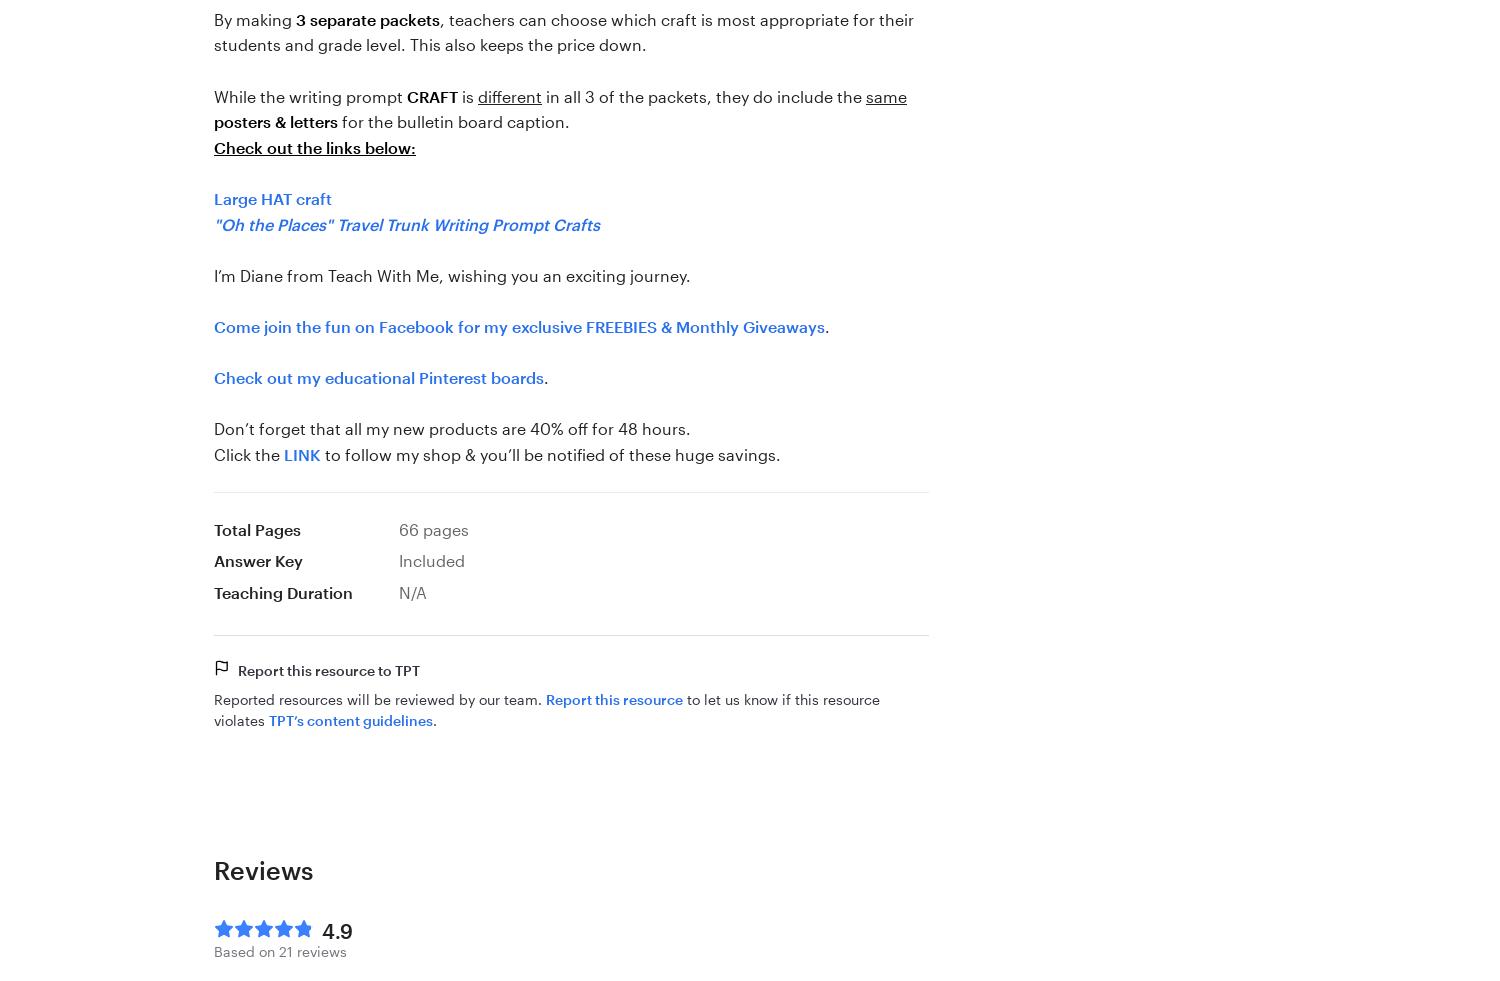  Describe the element at coordinates (519, 324) in the screenshot. I see `'Come join the fun on Facebook for my exclusive FREEBIES & Monthly Giveaways'` at that location.